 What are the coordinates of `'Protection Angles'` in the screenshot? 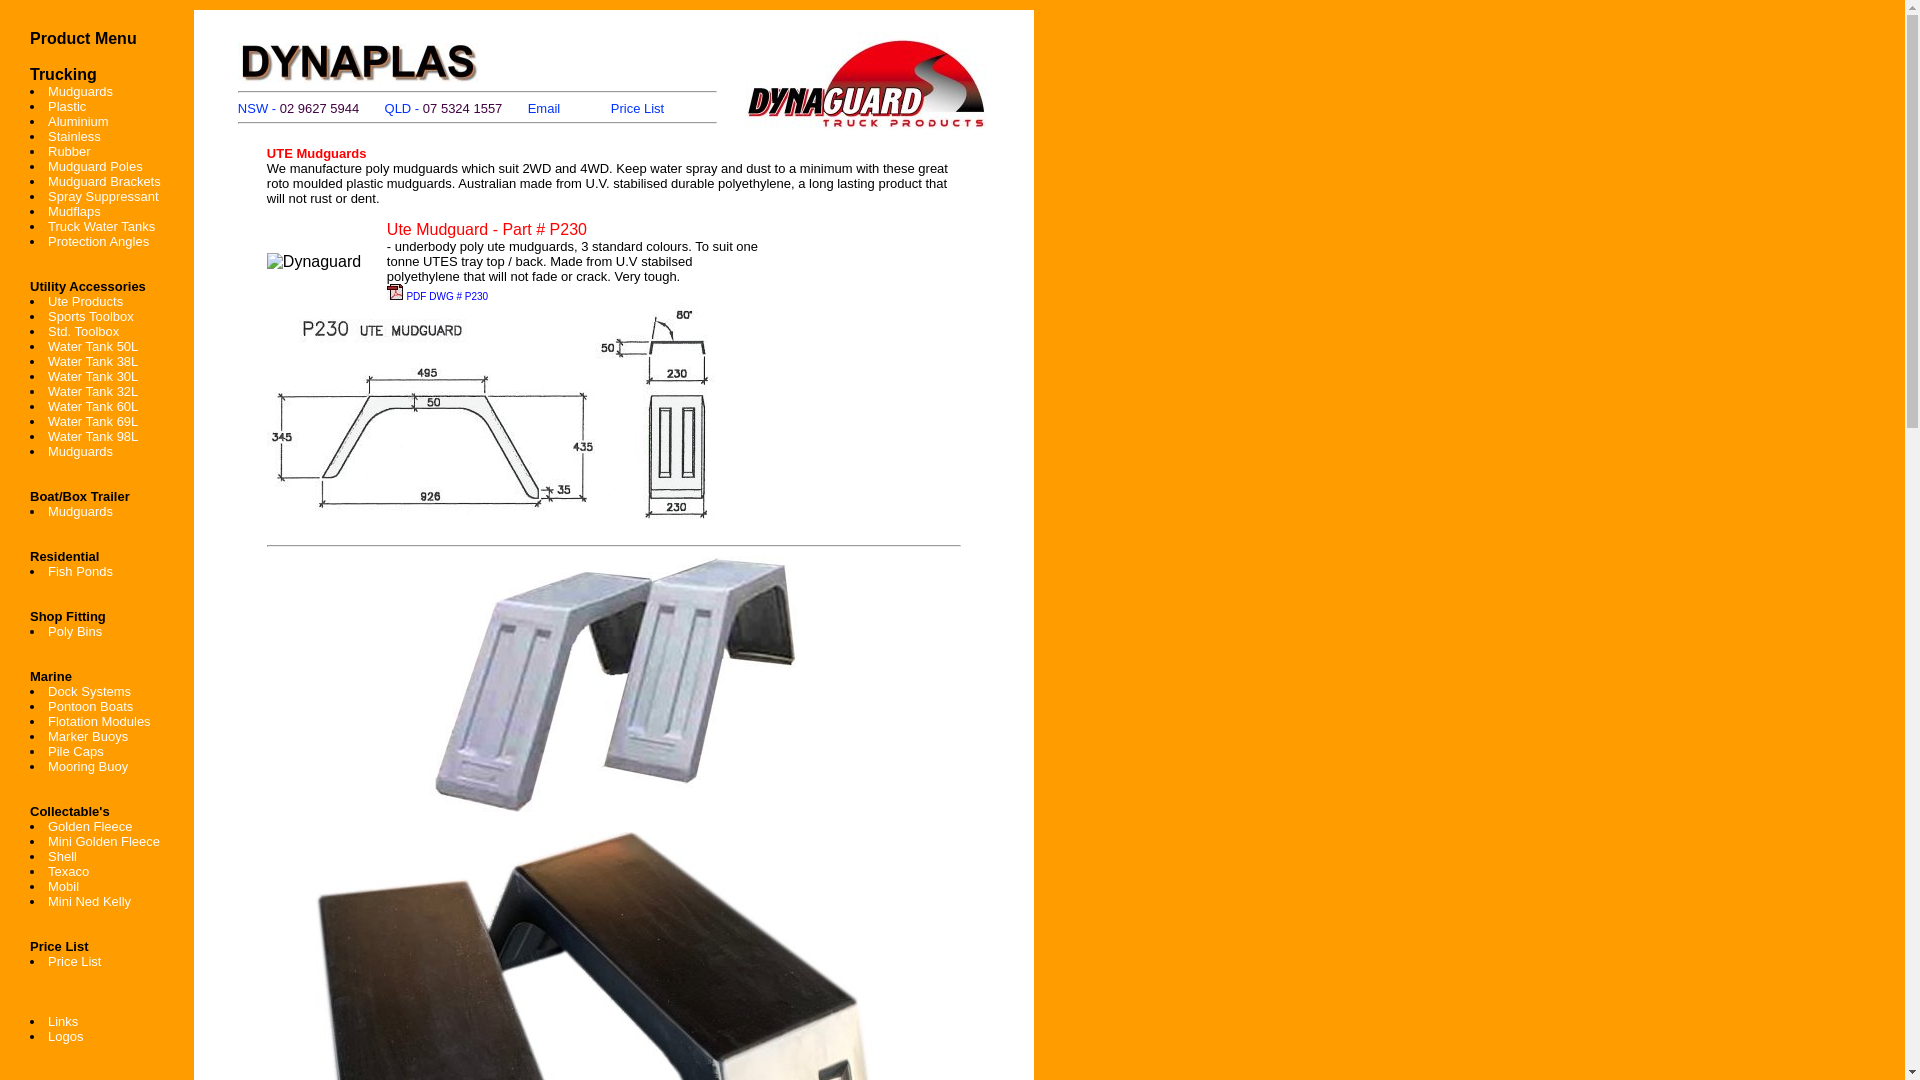 It's located at (97, 240).